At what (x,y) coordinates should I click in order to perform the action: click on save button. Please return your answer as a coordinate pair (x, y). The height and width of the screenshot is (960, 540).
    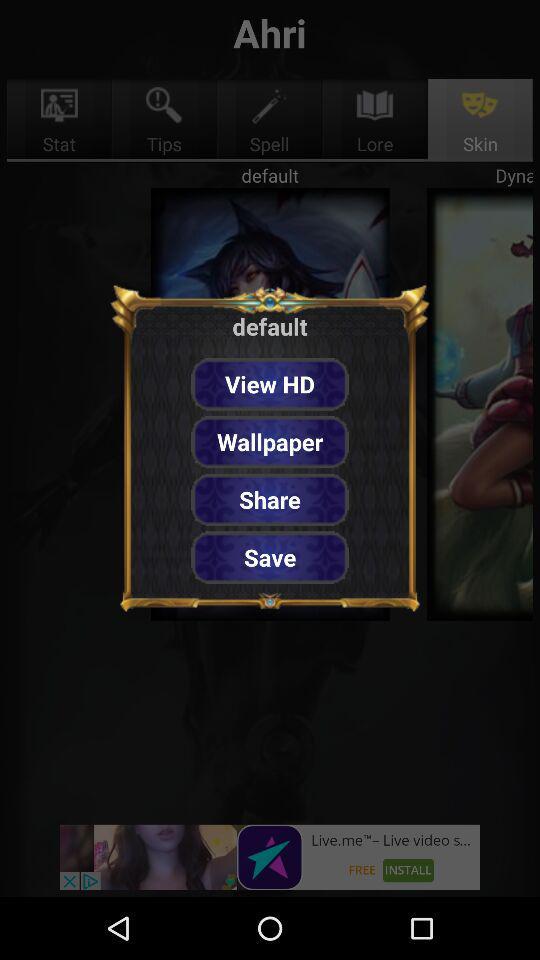
    Looking at the image, I should click on (270, 557).